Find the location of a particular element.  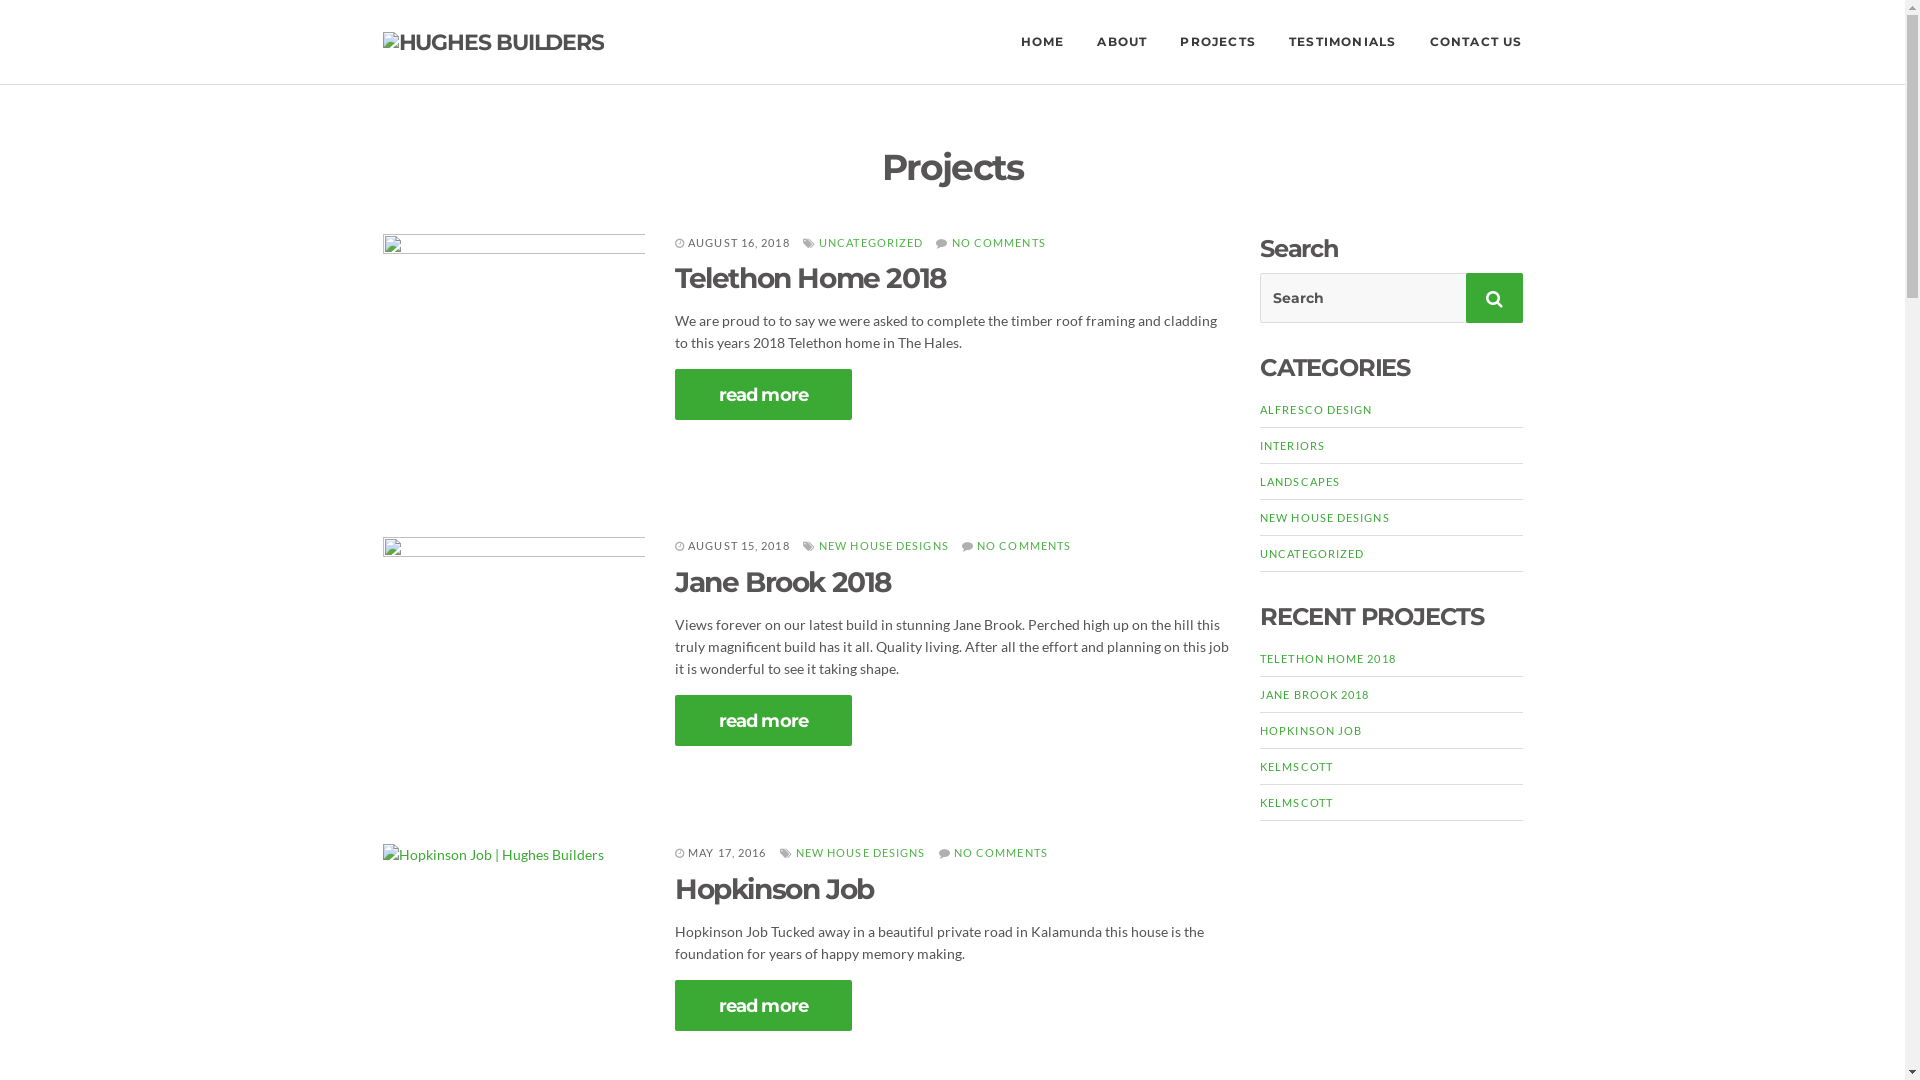

'LANDSCAPES' is located at coordinates (1390, 482).